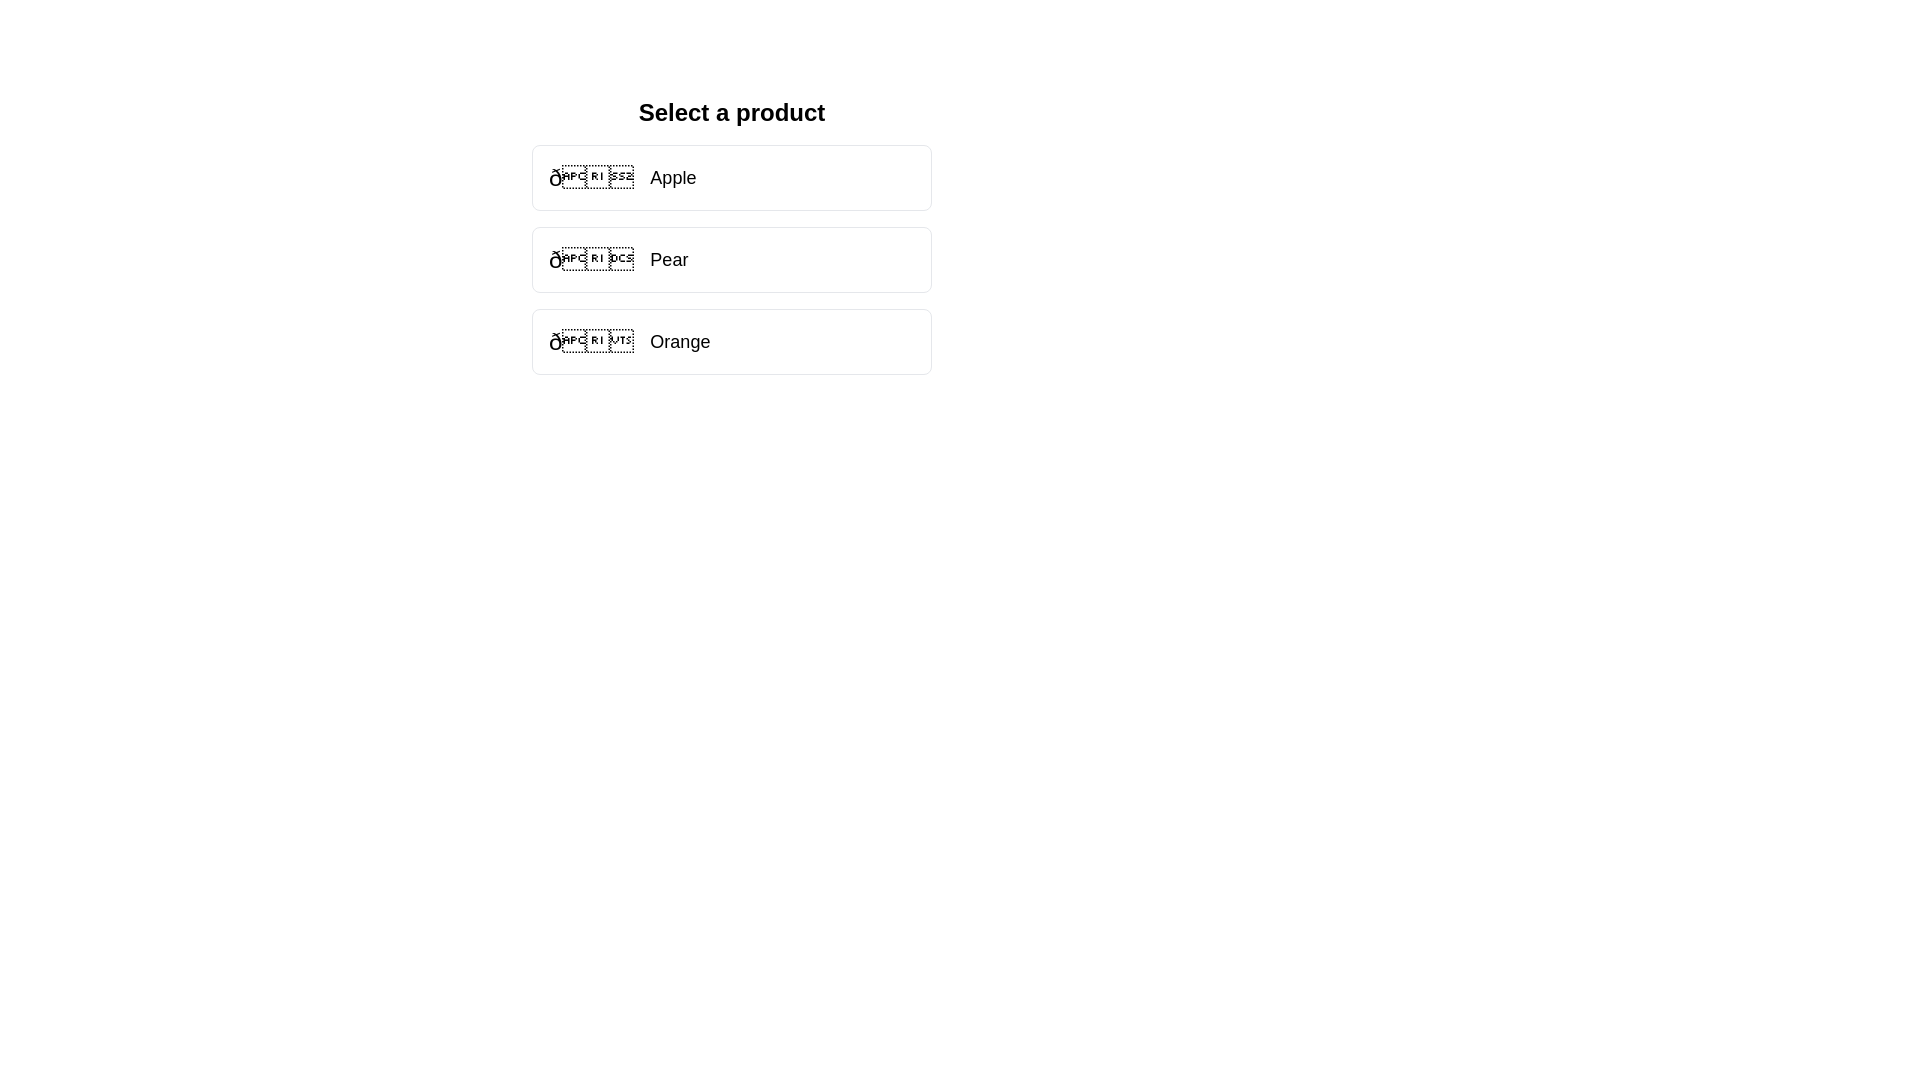  Describe the element at coordinates (680, 341) in the screenshot. I see `the text label 'Orange' in the third row of the product selection list, which is aligned to the right next to the orange emoji` at that location.